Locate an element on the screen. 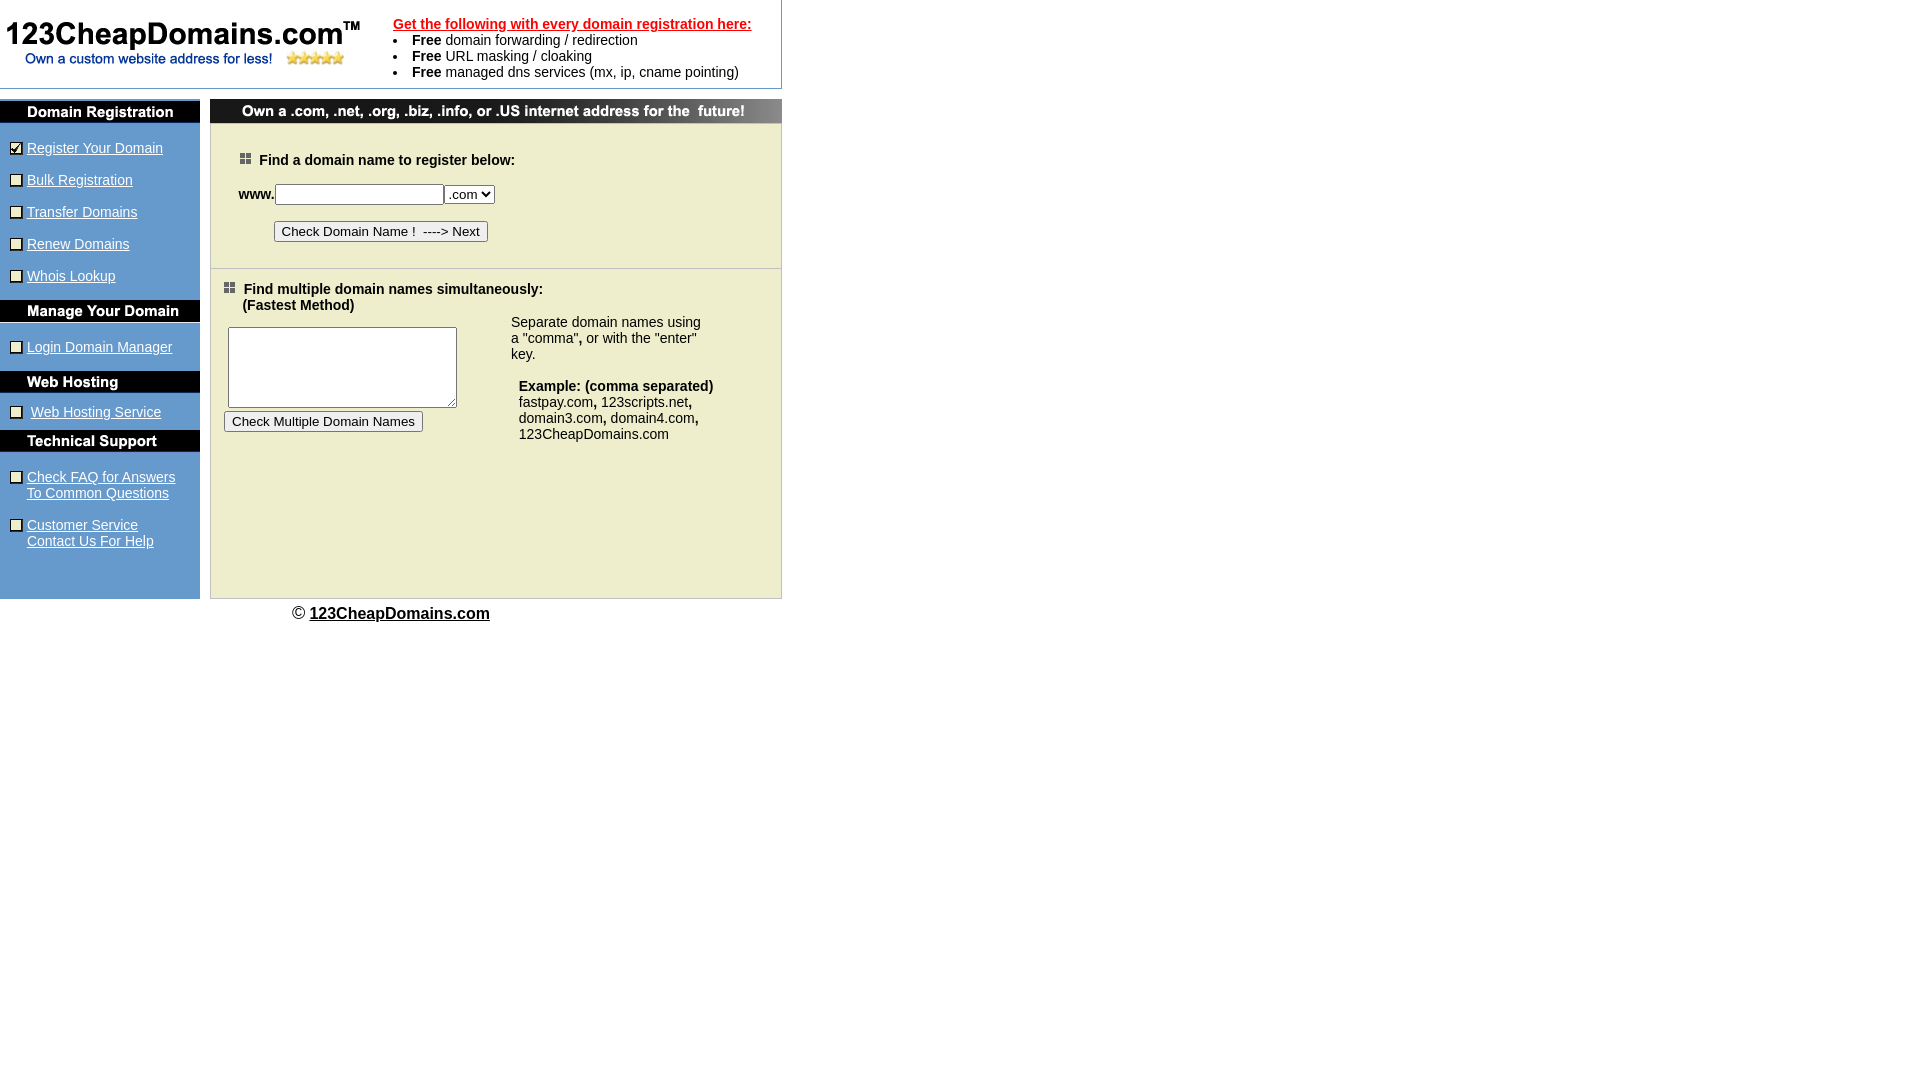 This screenshot has height=1080, width=1920. 'Whois Lookup' is located at coordinates (71, 276).